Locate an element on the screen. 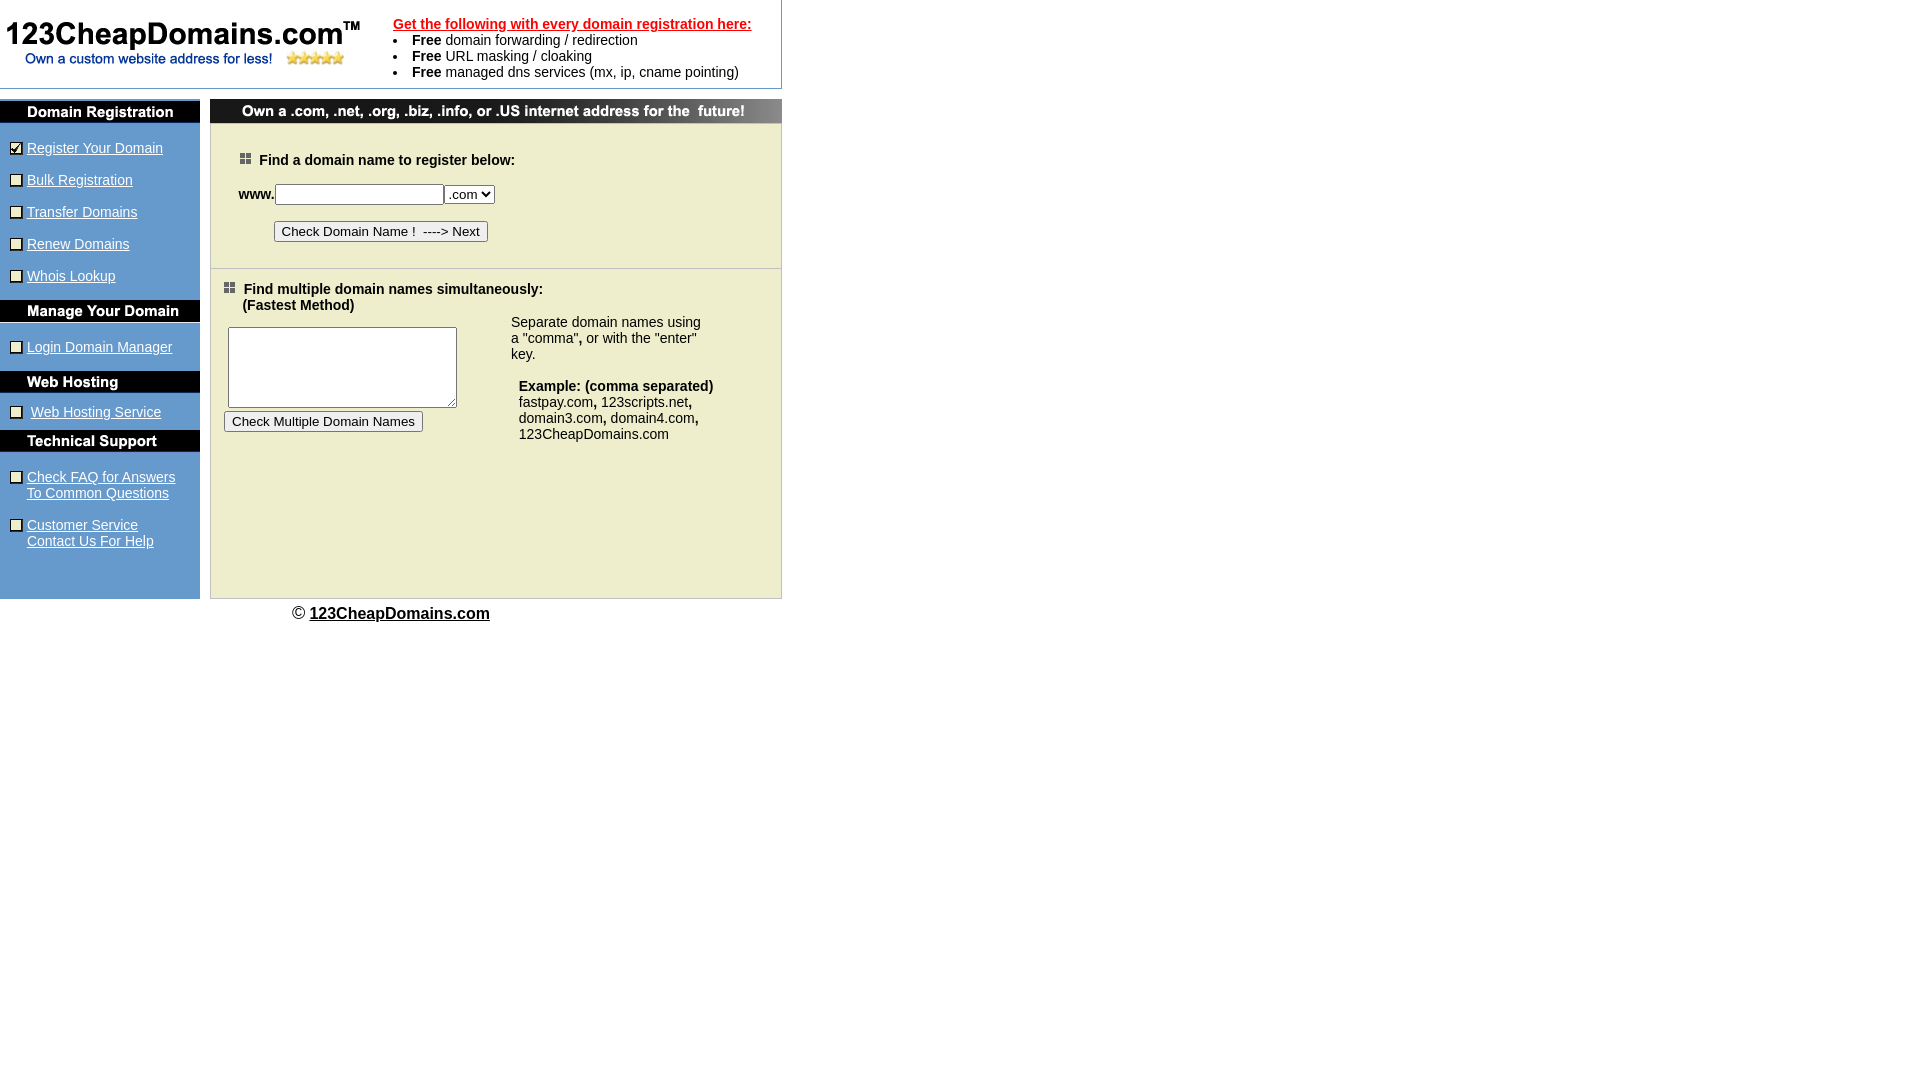 This screenshot has height=1080, width=1920. 'Whois Lookup' is located at coordinates (71, 276).